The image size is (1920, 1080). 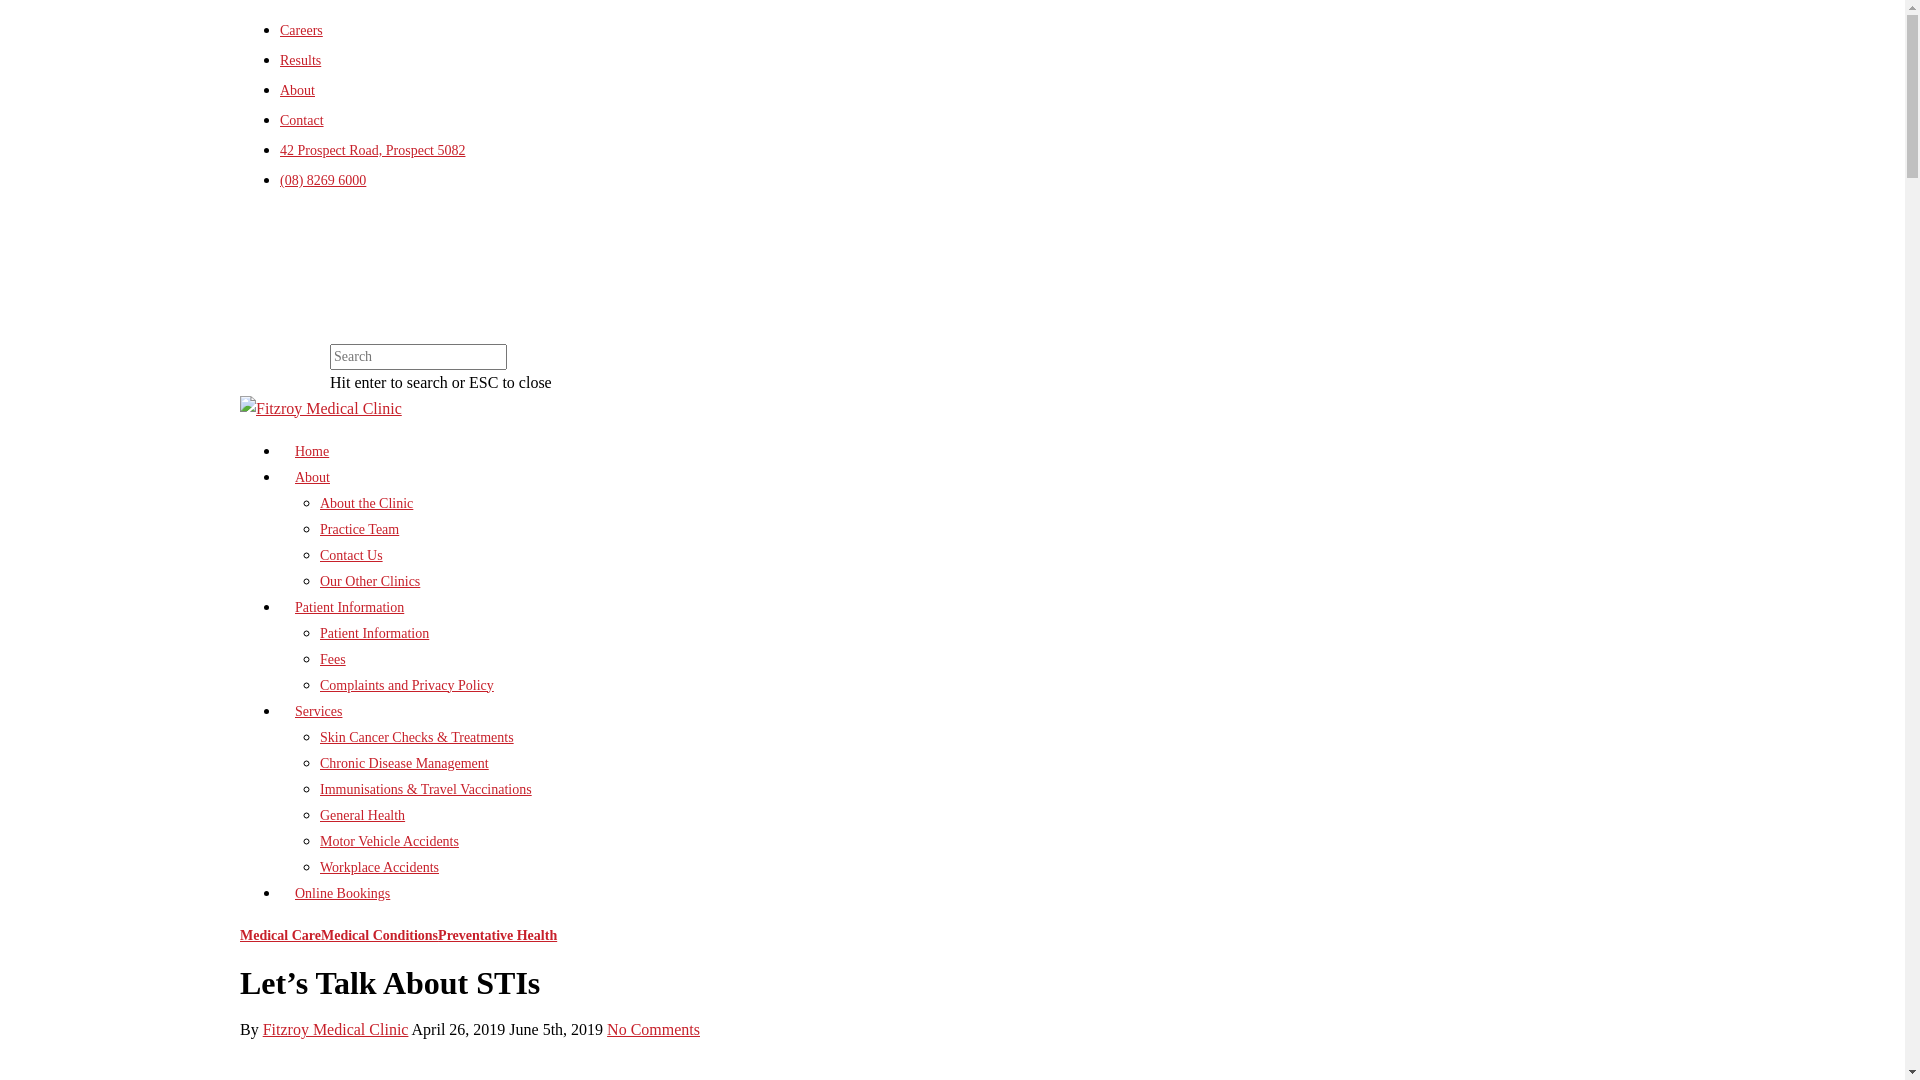 What do you see at coordinates (349, 606) in the screenshot?
I see `'Patient Information'` at bounding box center [349, 606].